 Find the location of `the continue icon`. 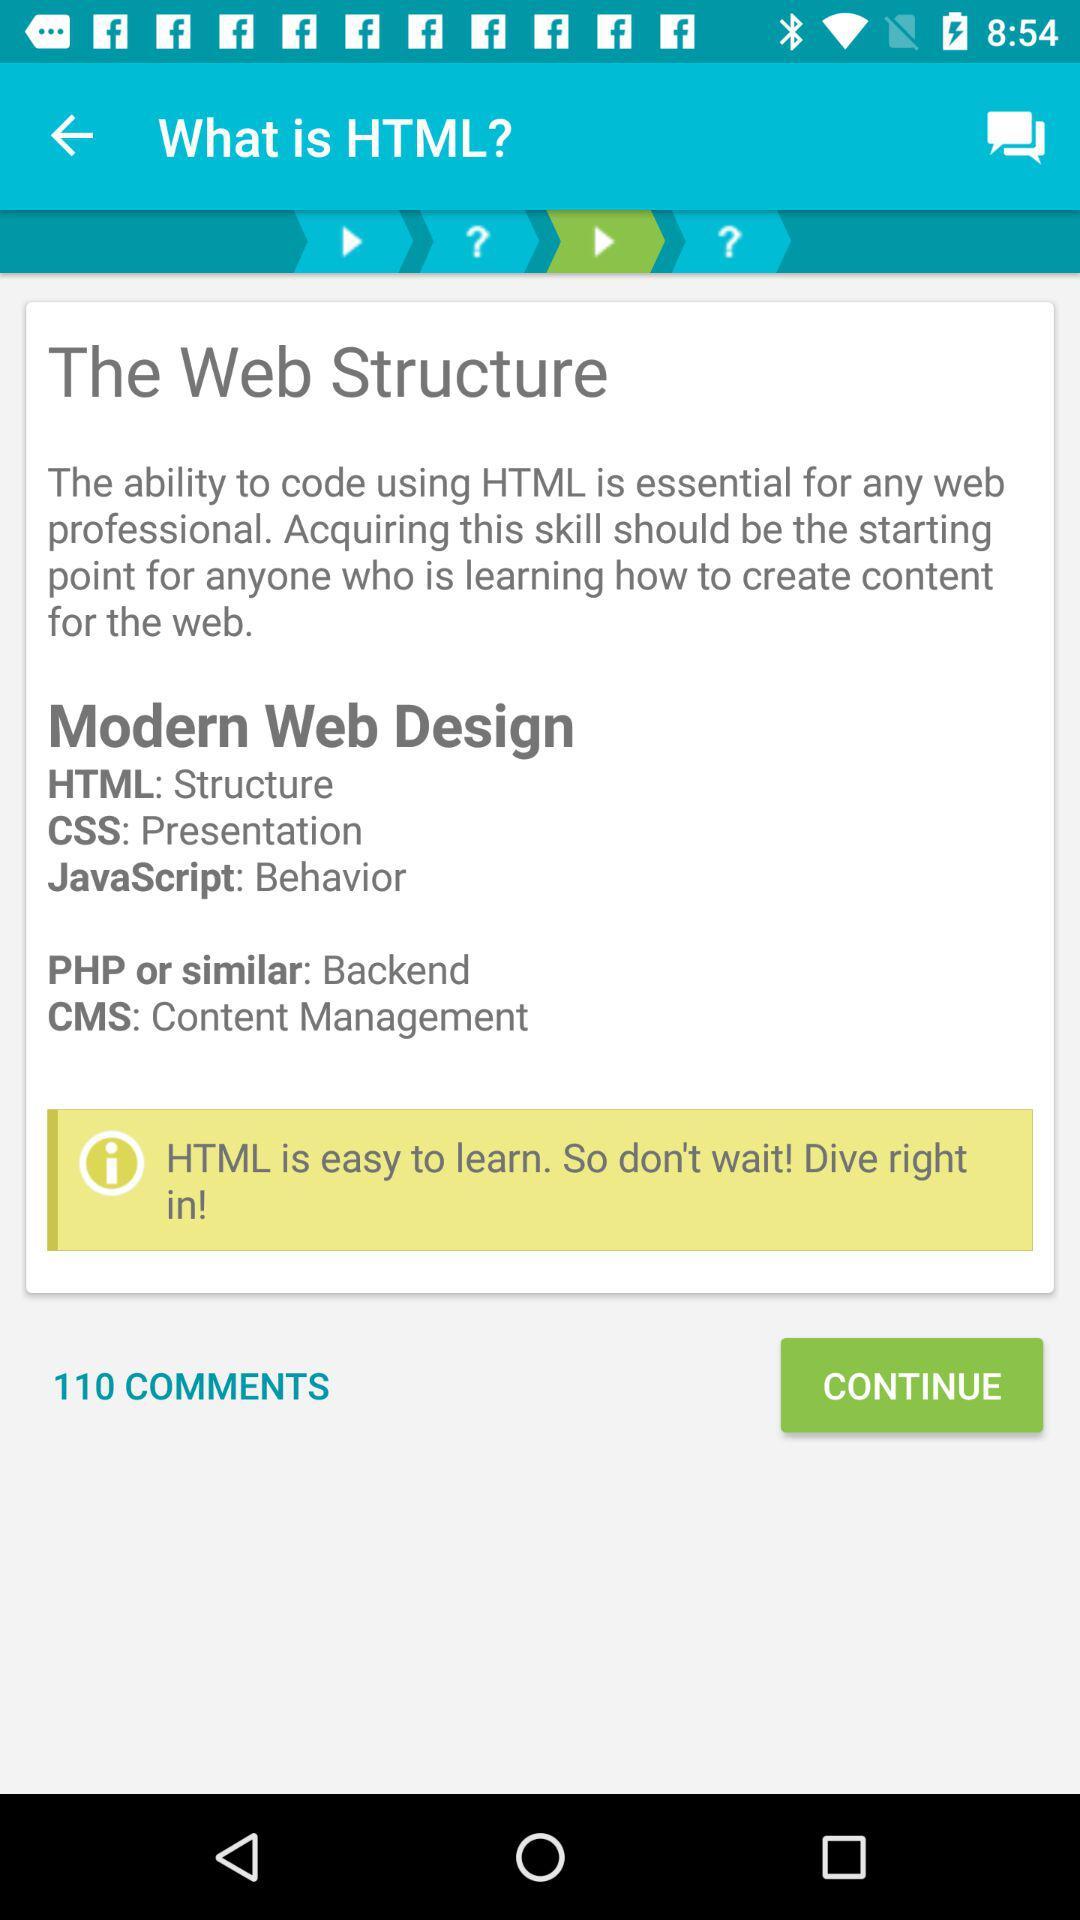

the continue icon is located at coordinates (911, 1384).